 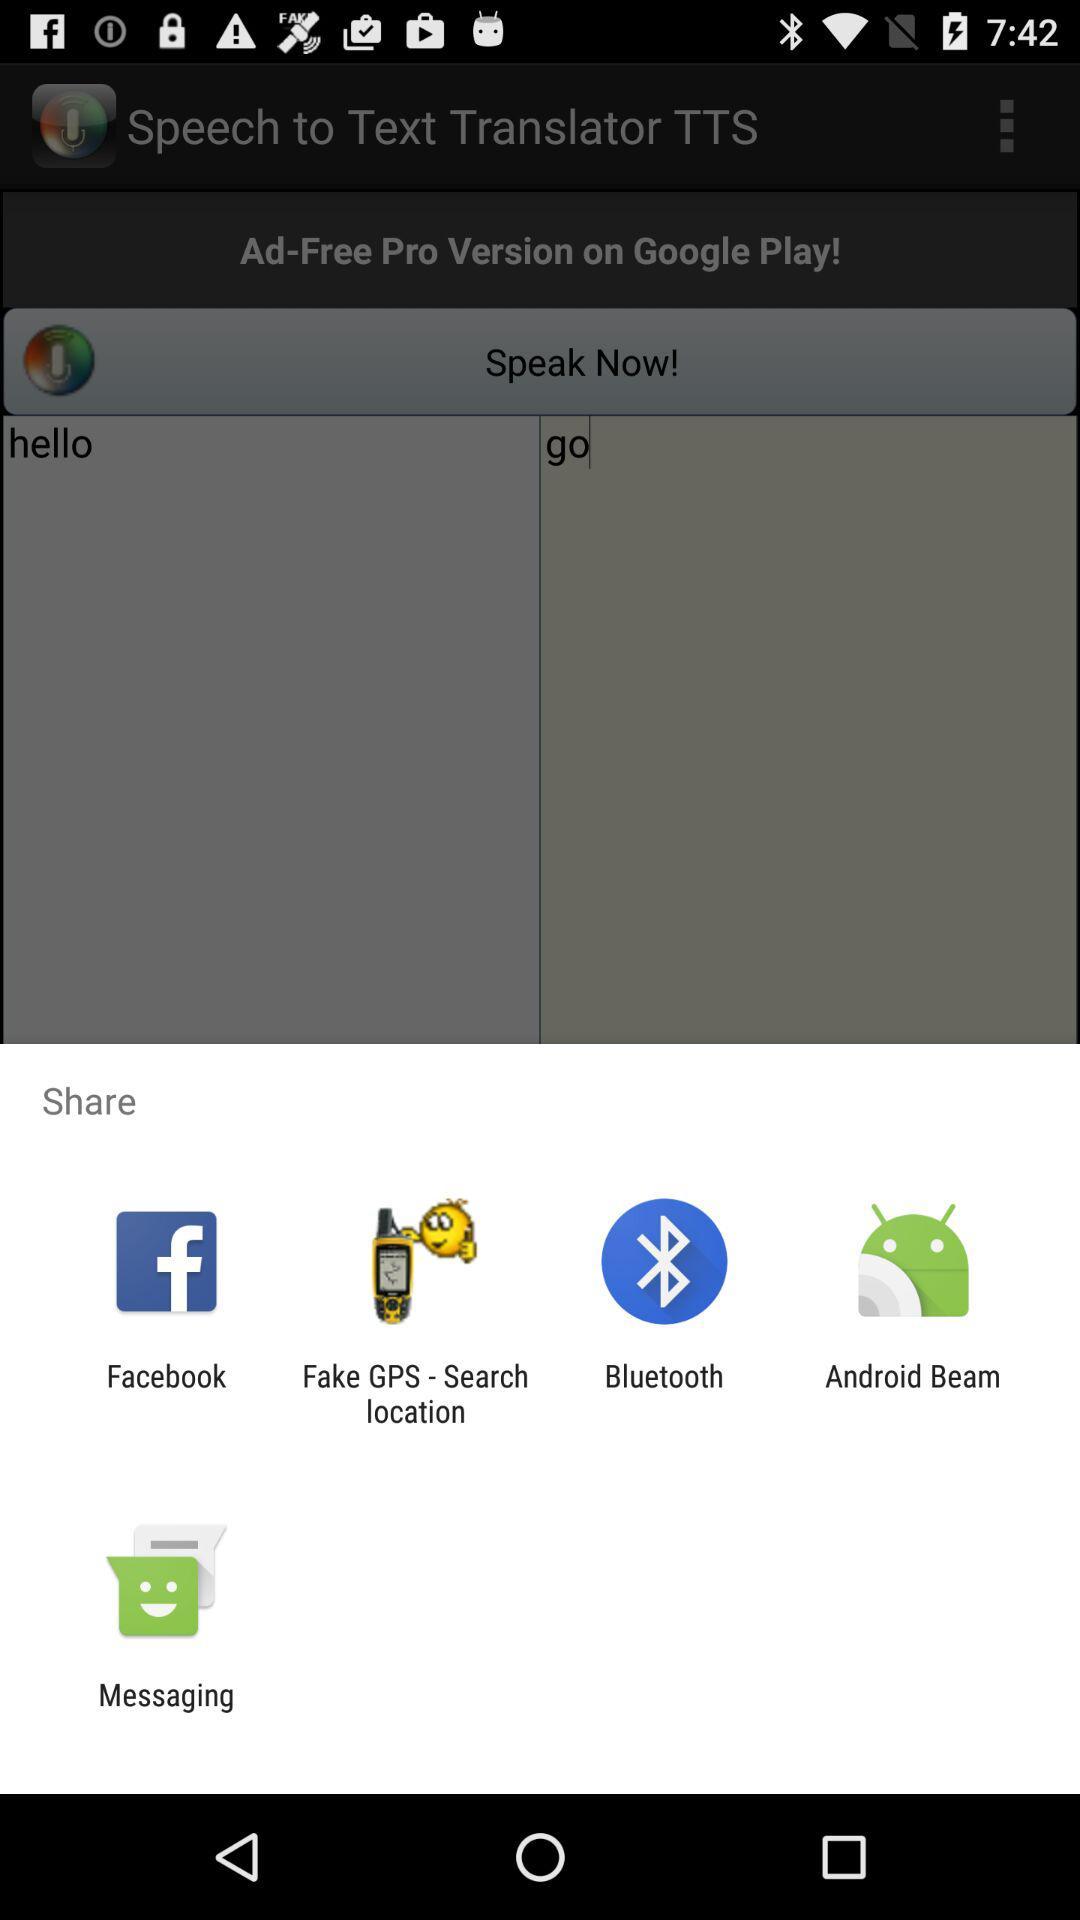 I want to click on the fake gps search app, so click(x=414, y=1392).